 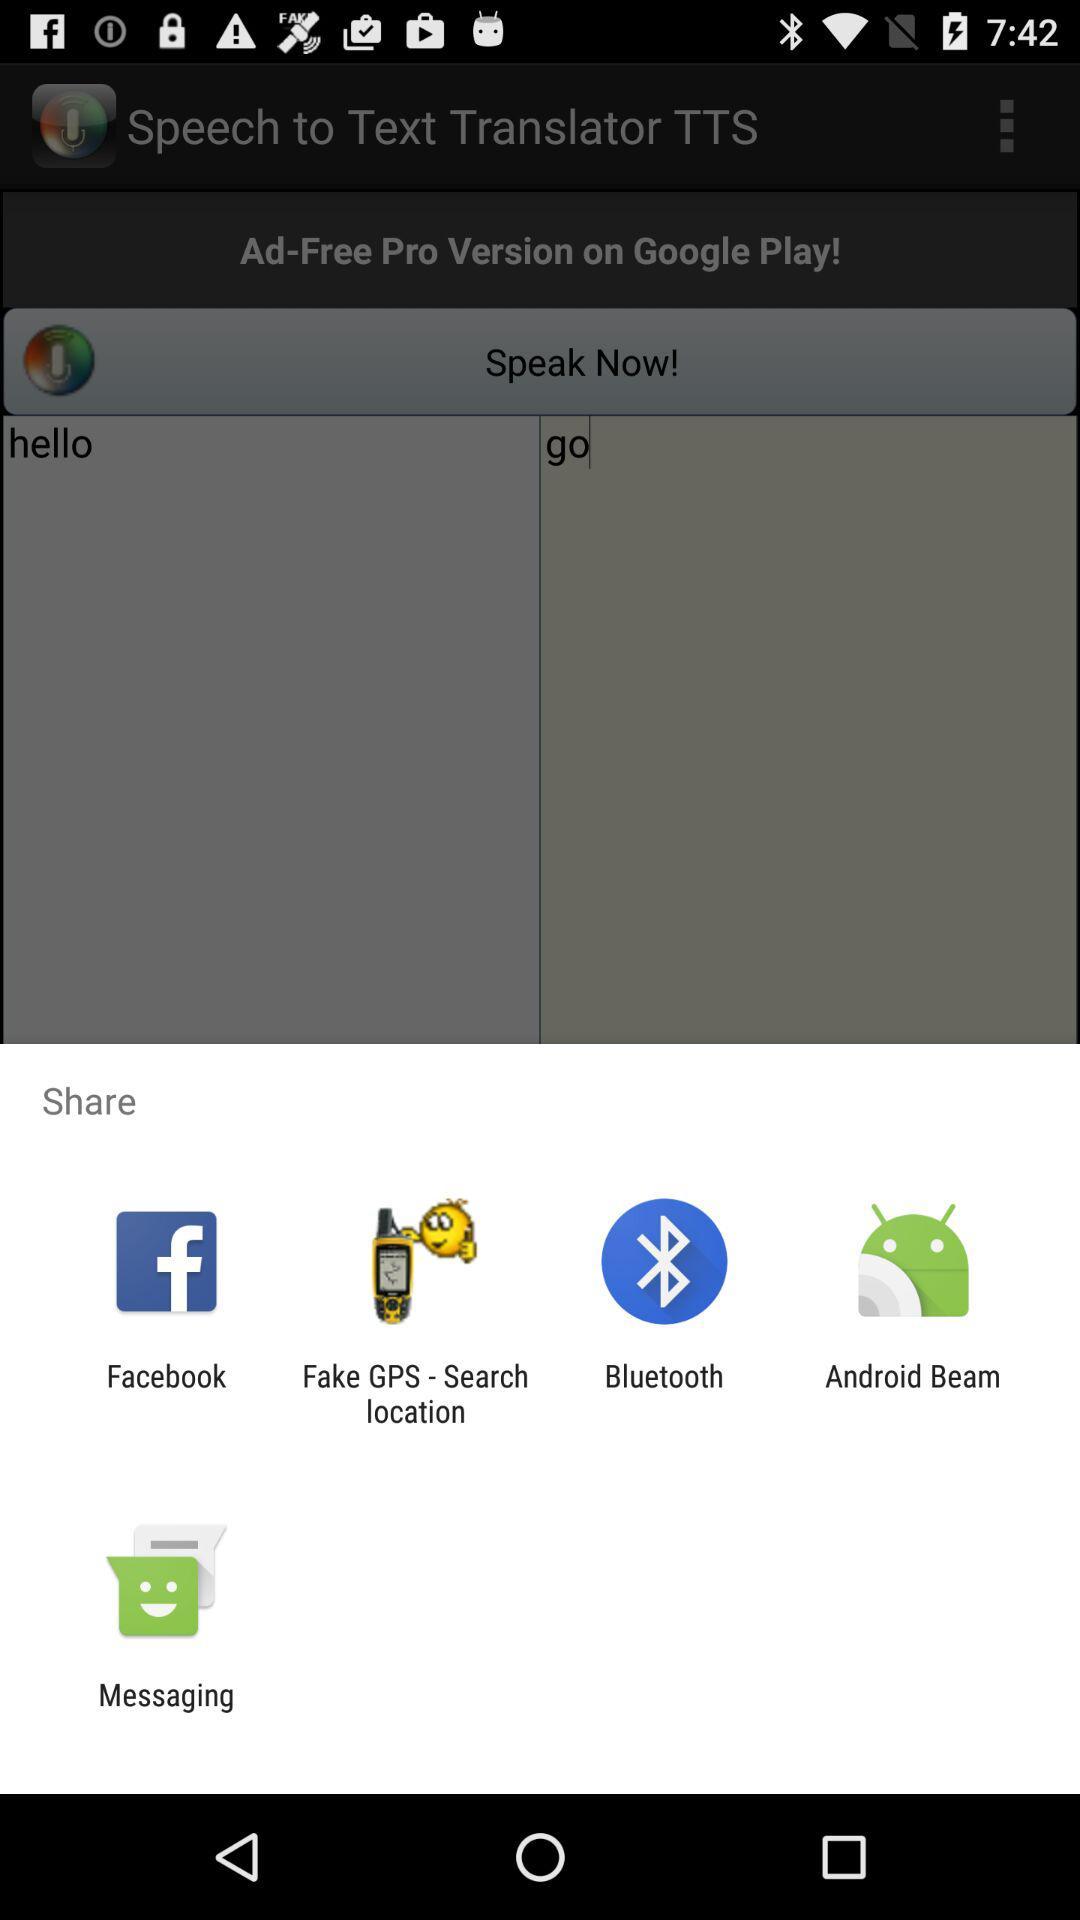 I want to click on the fake gps search app, so click(x=414, y=1392).